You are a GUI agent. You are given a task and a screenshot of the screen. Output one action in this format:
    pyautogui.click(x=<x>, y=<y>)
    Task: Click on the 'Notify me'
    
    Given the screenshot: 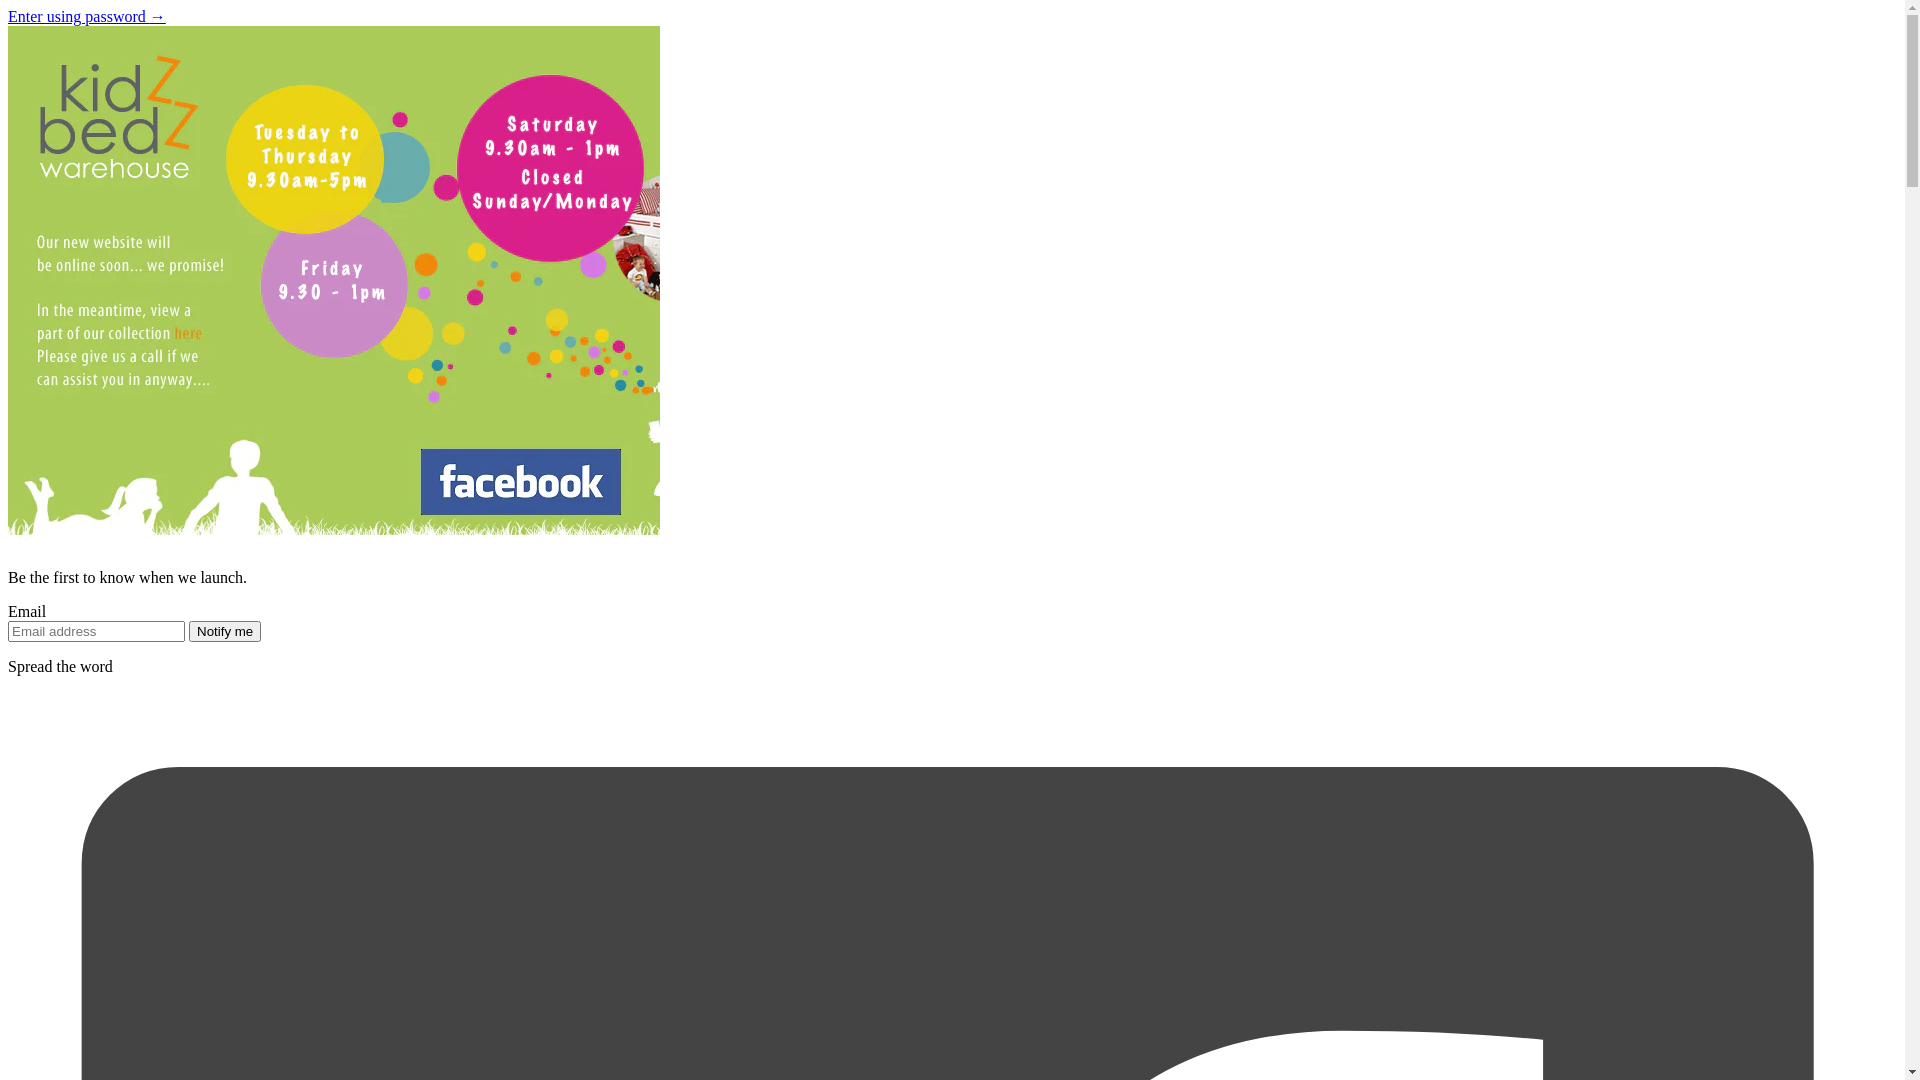 What is the action you would take?
    pyautogui.click(x=225, y=631)
    